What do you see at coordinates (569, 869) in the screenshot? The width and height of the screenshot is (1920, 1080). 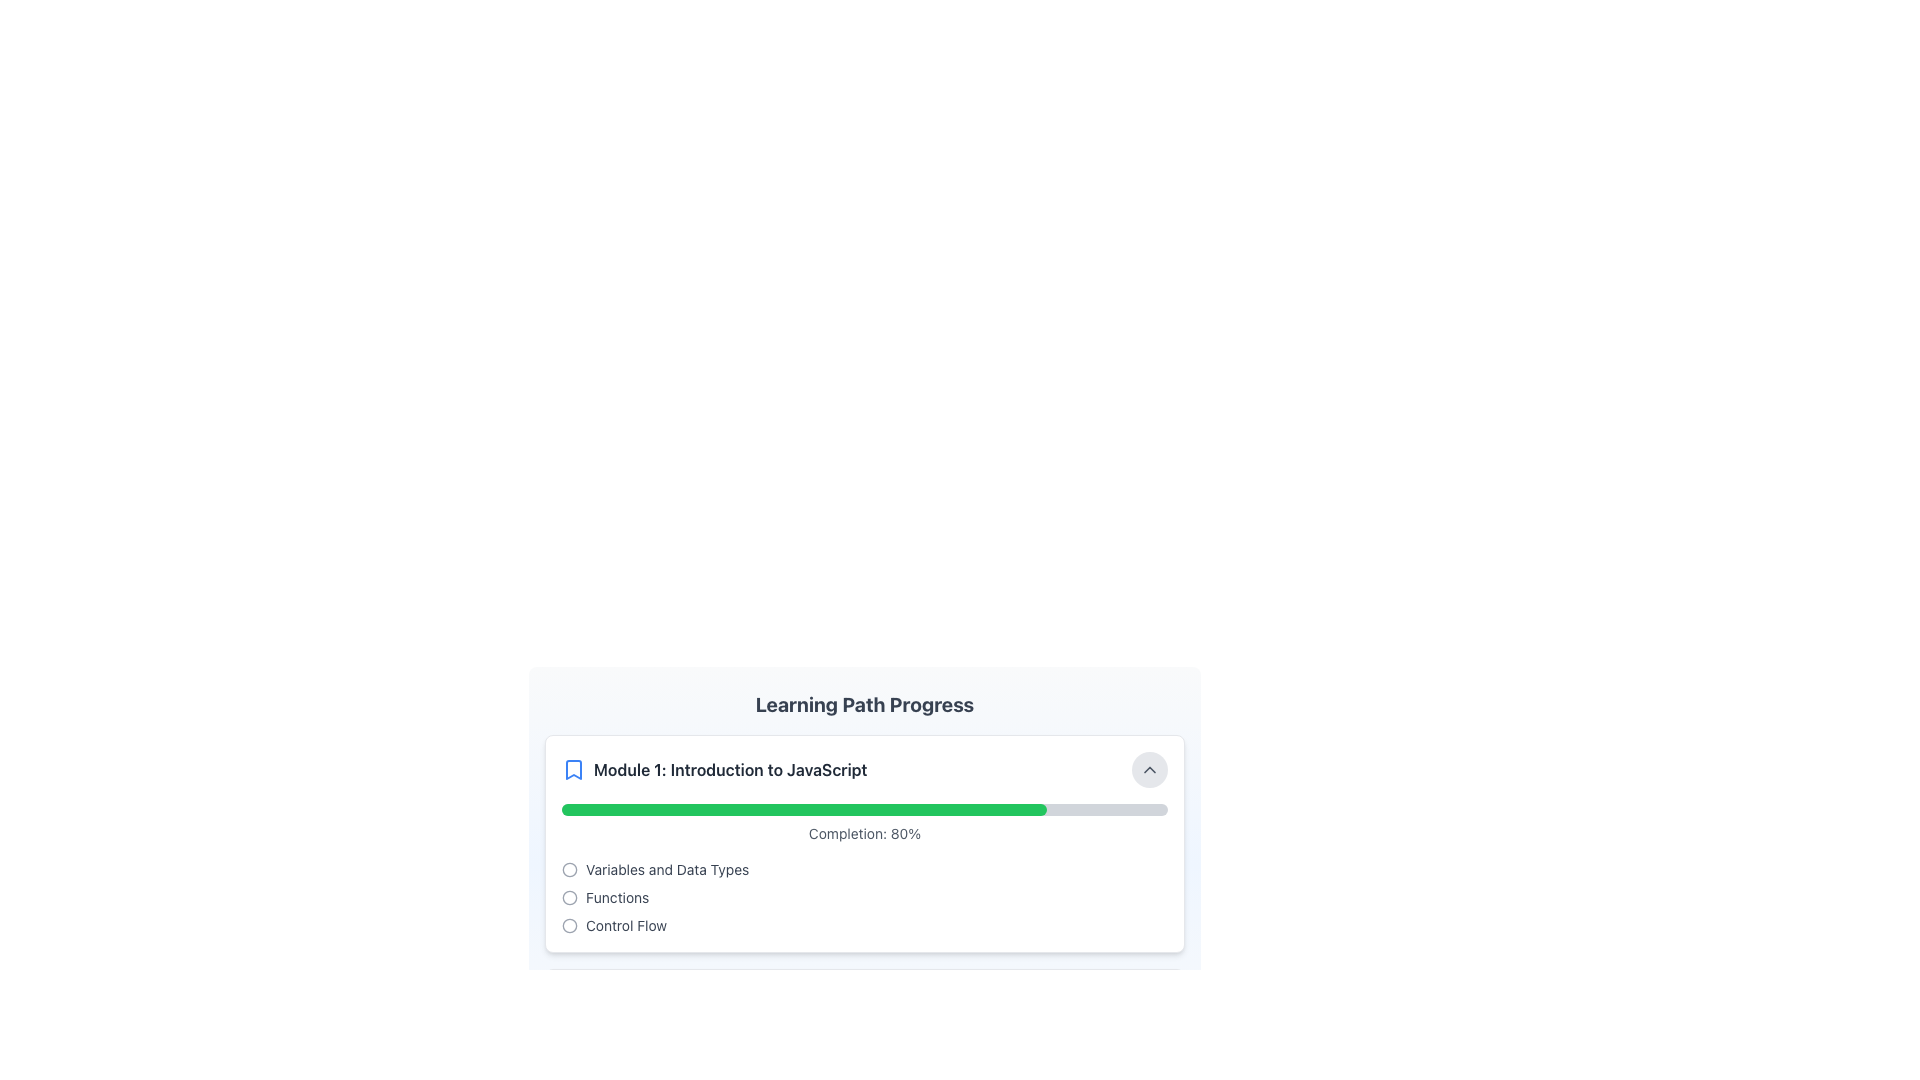 I see `the circular outline icon styled in light gray, located to the left of the 'Variables and Data Types' text` at bounding box center [569, 869].